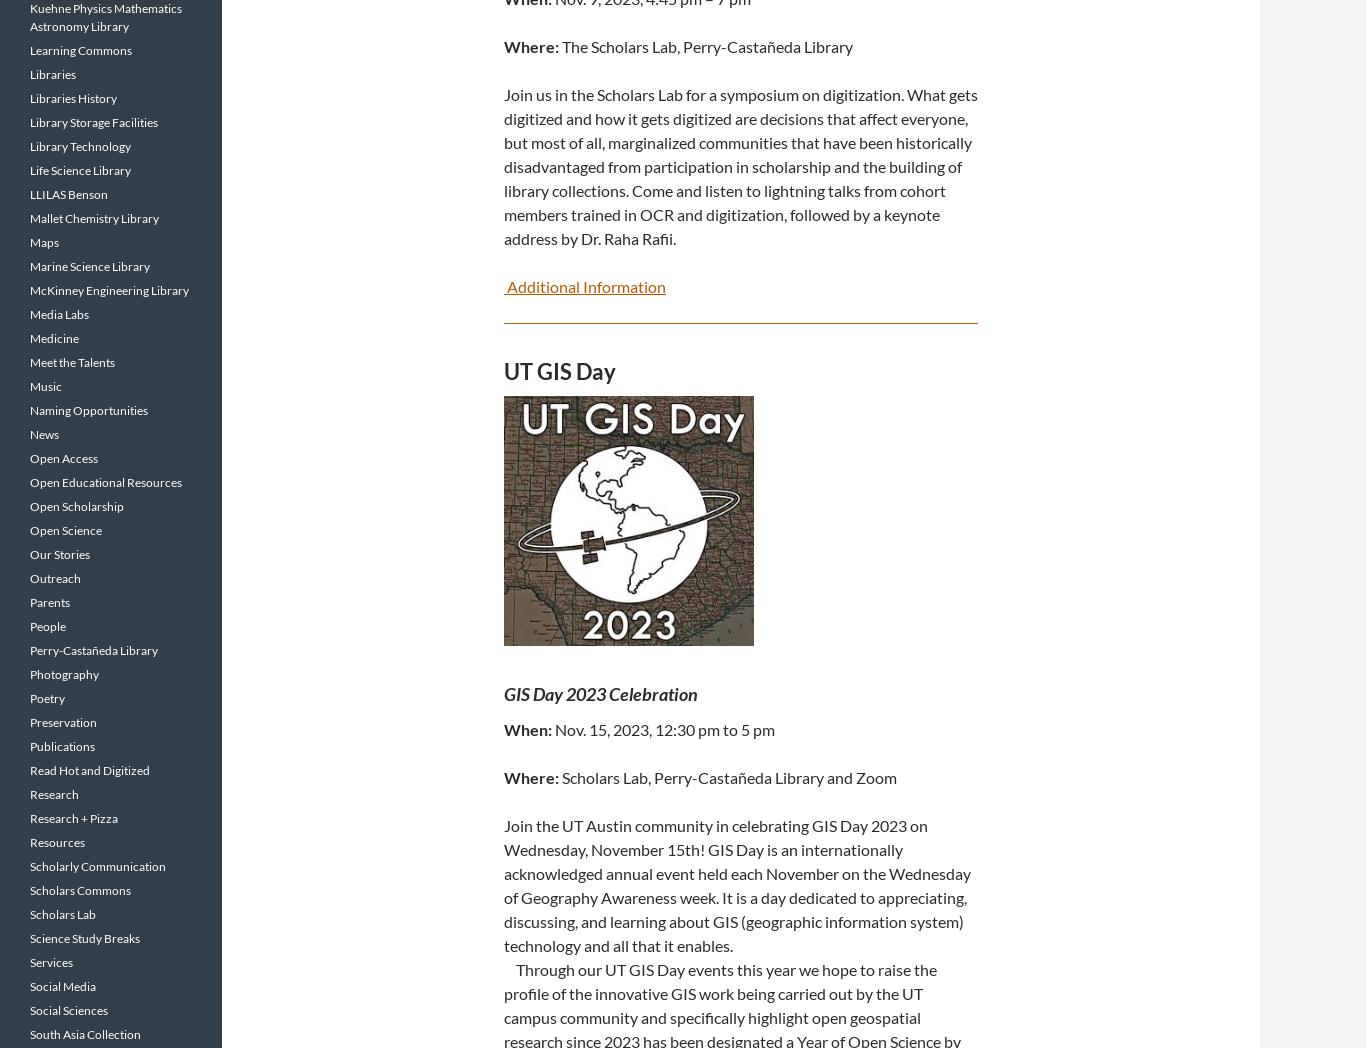 This screenshot has width=1366, height=1048. I want to click on 'Services', so click(51, 961).